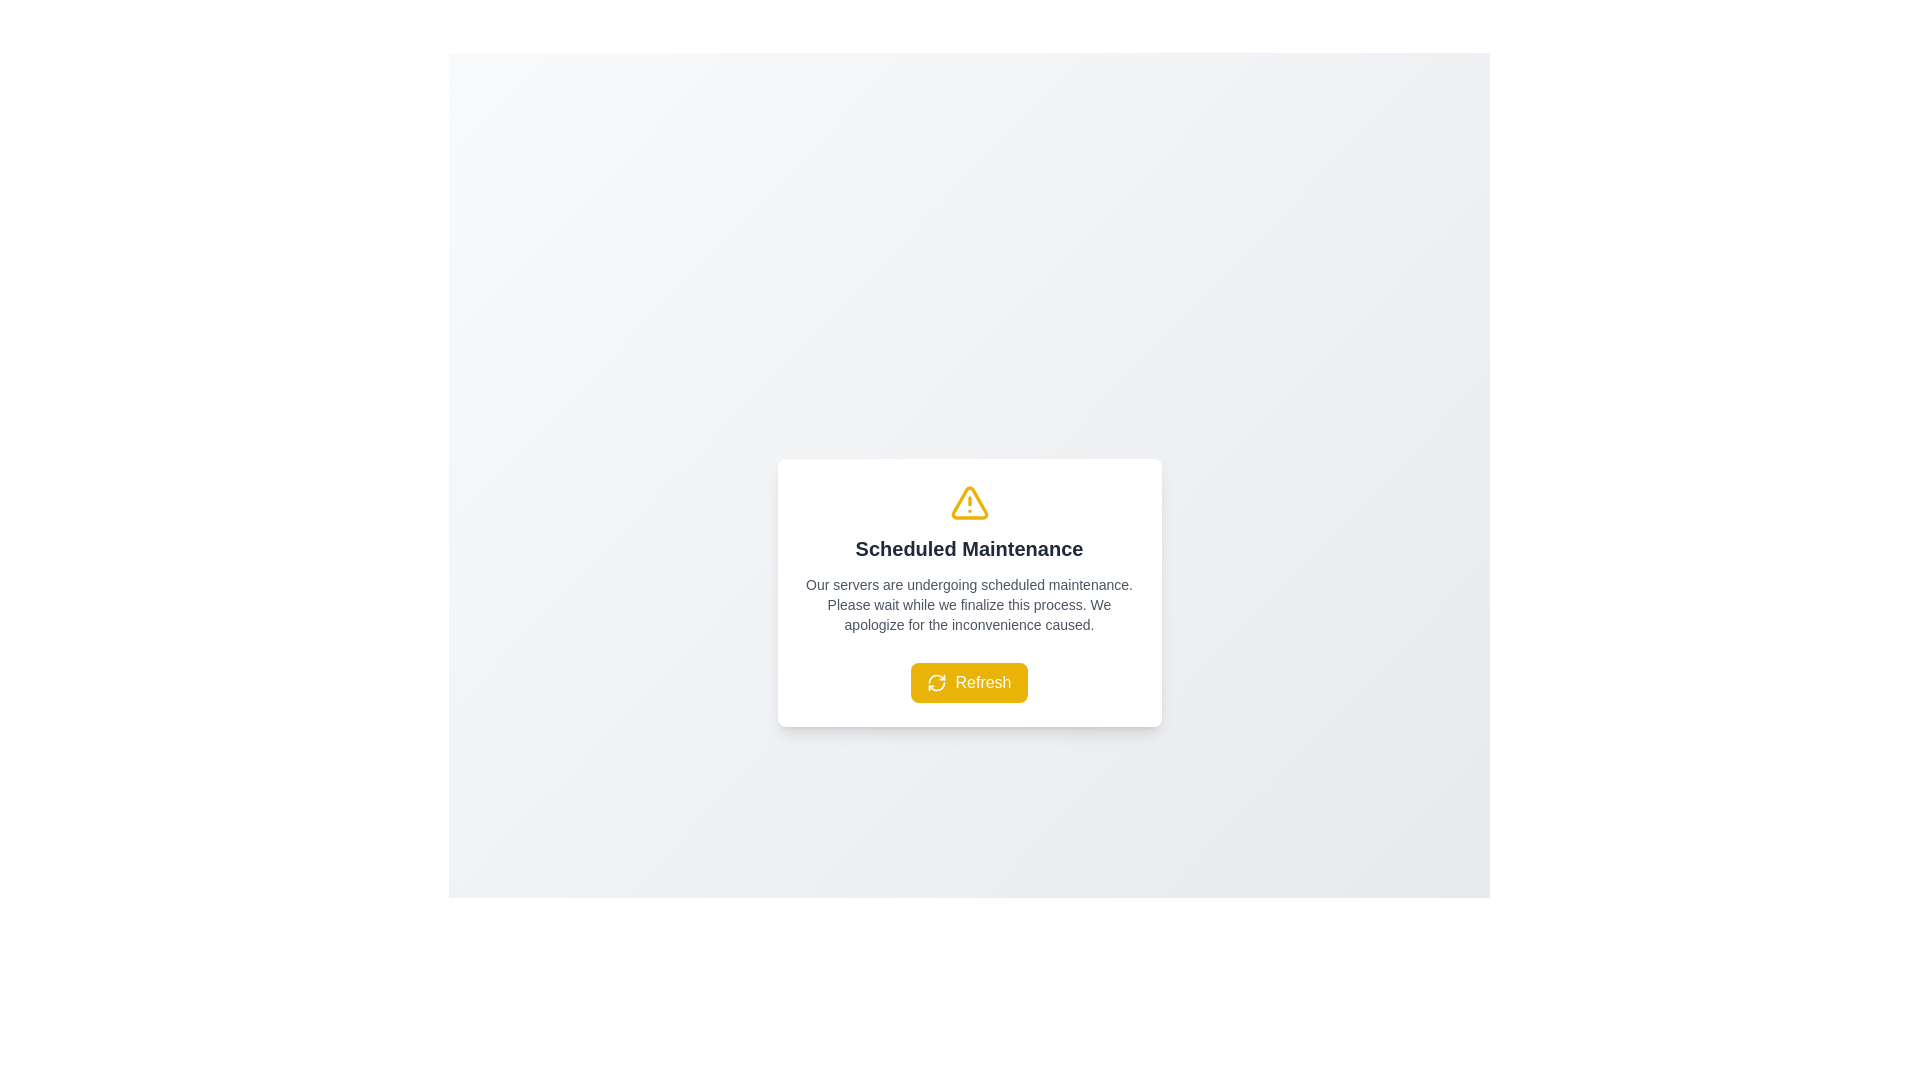  I want to click on the 'Refresh' button which contains the SVG icon on its left side, so click(936, 681).